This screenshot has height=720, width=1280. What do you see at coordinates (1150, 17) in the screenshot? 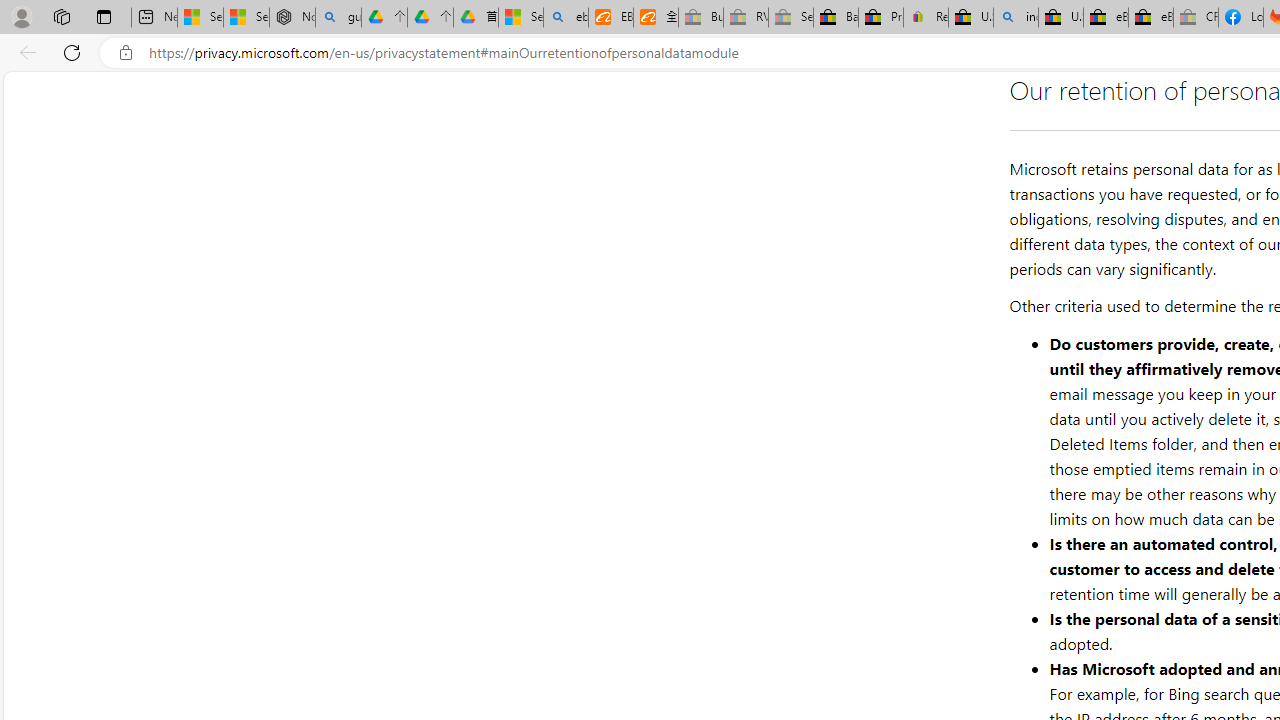
I see `'eBay Inc. Reports Third Quarter 2023 Results'` at bounding box center [1150, 17].